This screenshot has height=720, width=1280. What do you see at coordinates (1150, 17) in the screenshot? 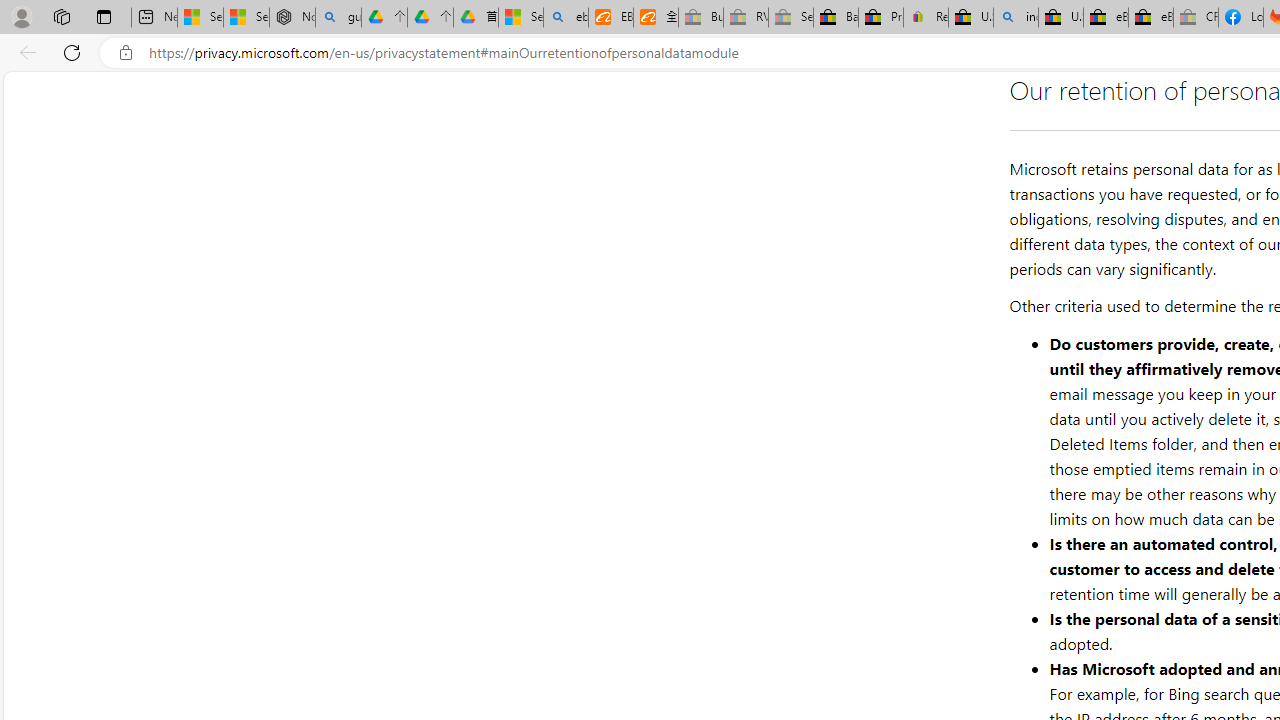
I see `'eBay Inc. Reports Third Quarter 2023 Results'` at bounding box center [1150, 17].